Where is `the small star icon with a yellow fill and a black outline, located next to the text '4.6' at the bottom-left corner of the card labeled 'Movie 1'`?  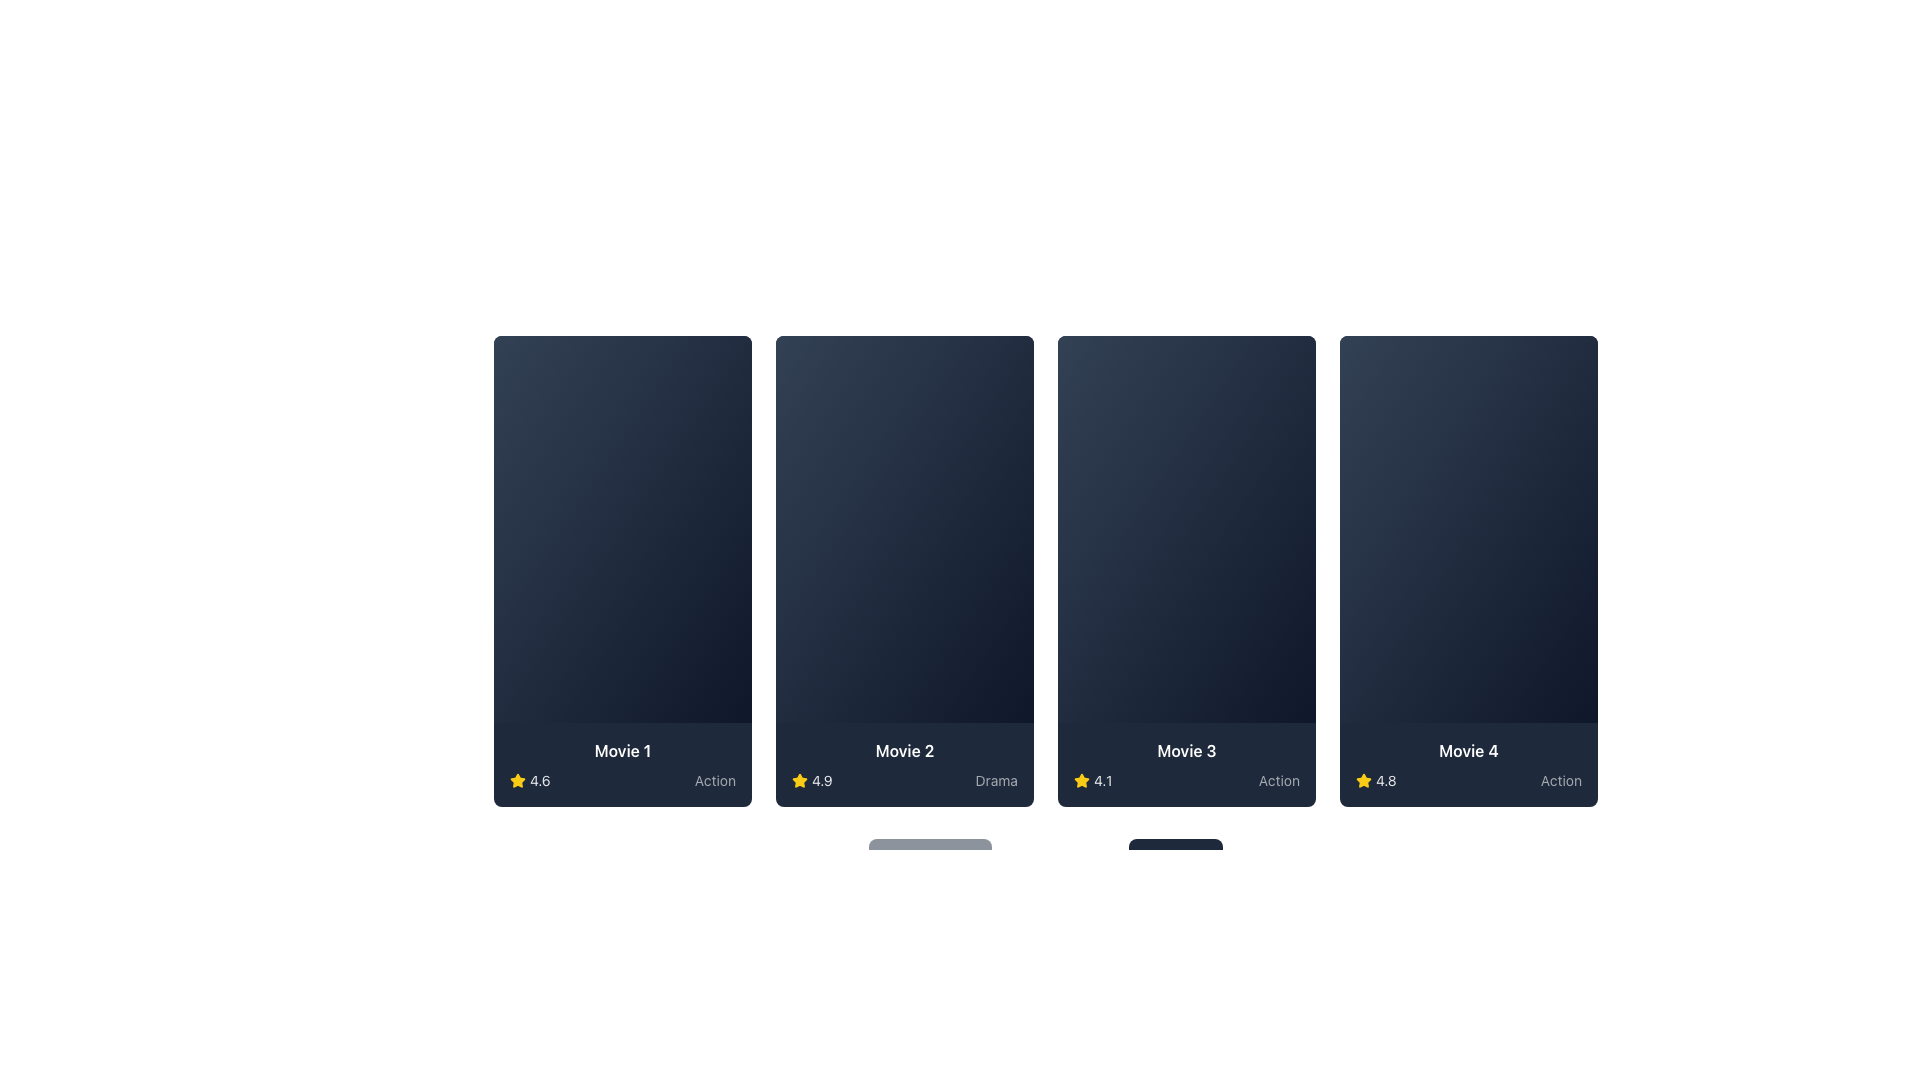 the small star icon with a yellow fill and a black outline, located next to the text '4.6' at the bottom-left corner of the card labeled 'Movie 1' is located at coordinates (518, 779).